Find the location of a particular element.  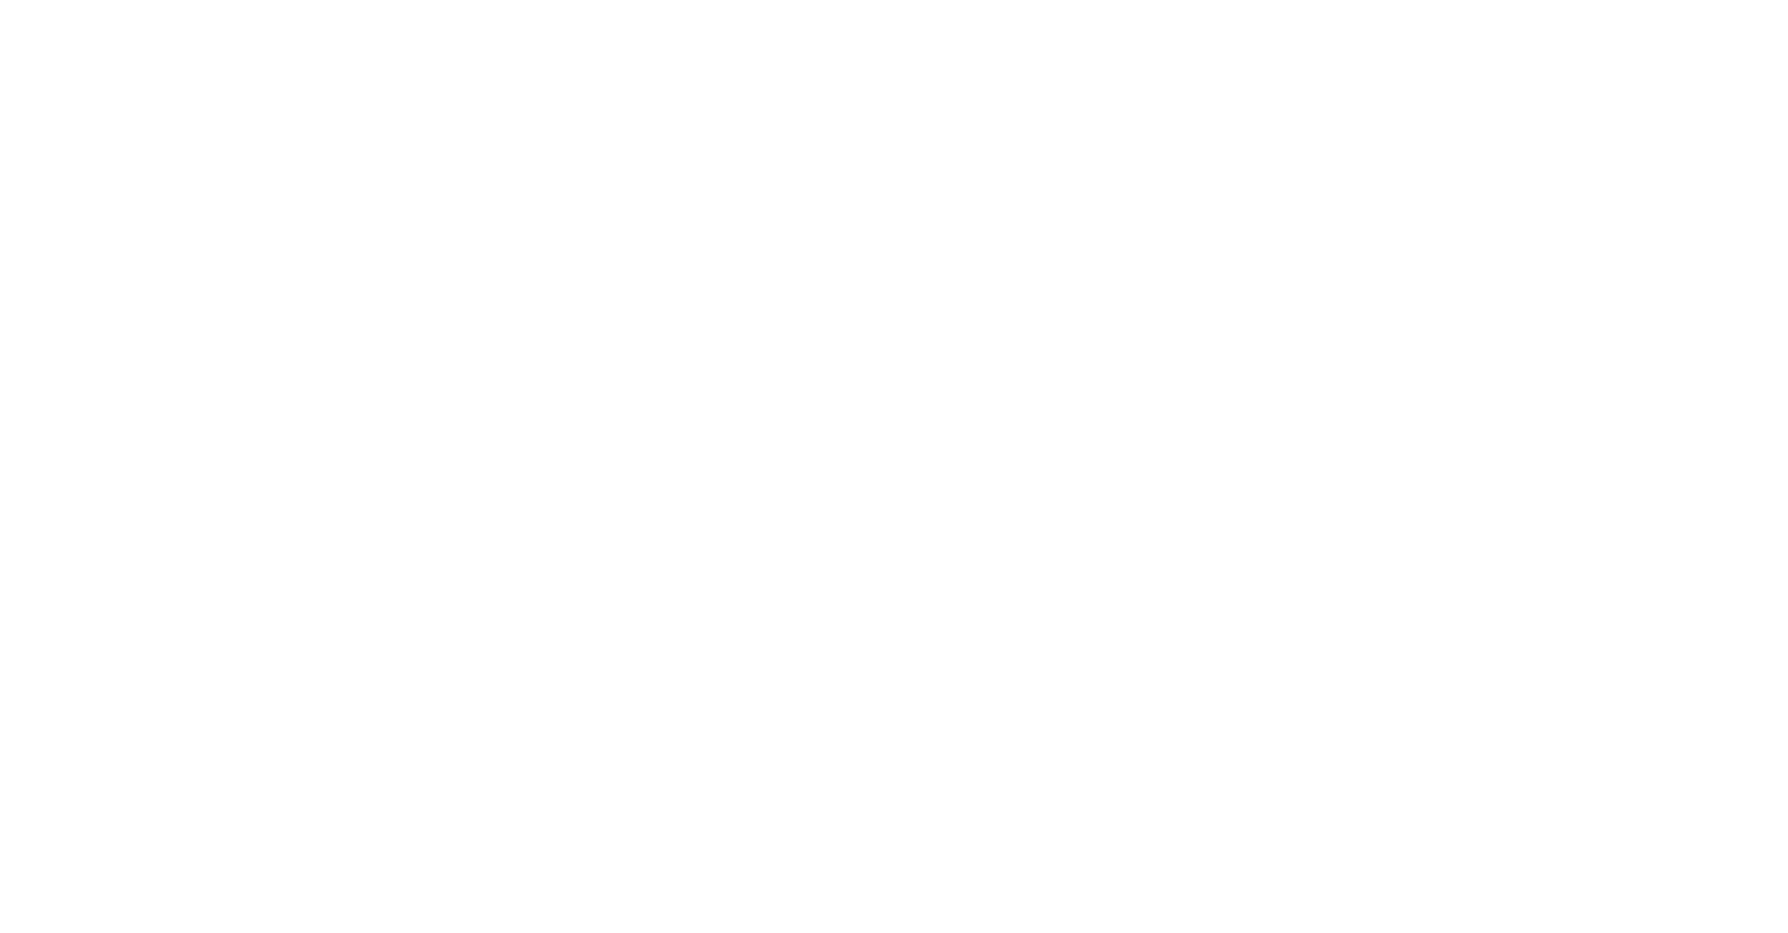

'Kontakt' is located at coordinates (73, 524).